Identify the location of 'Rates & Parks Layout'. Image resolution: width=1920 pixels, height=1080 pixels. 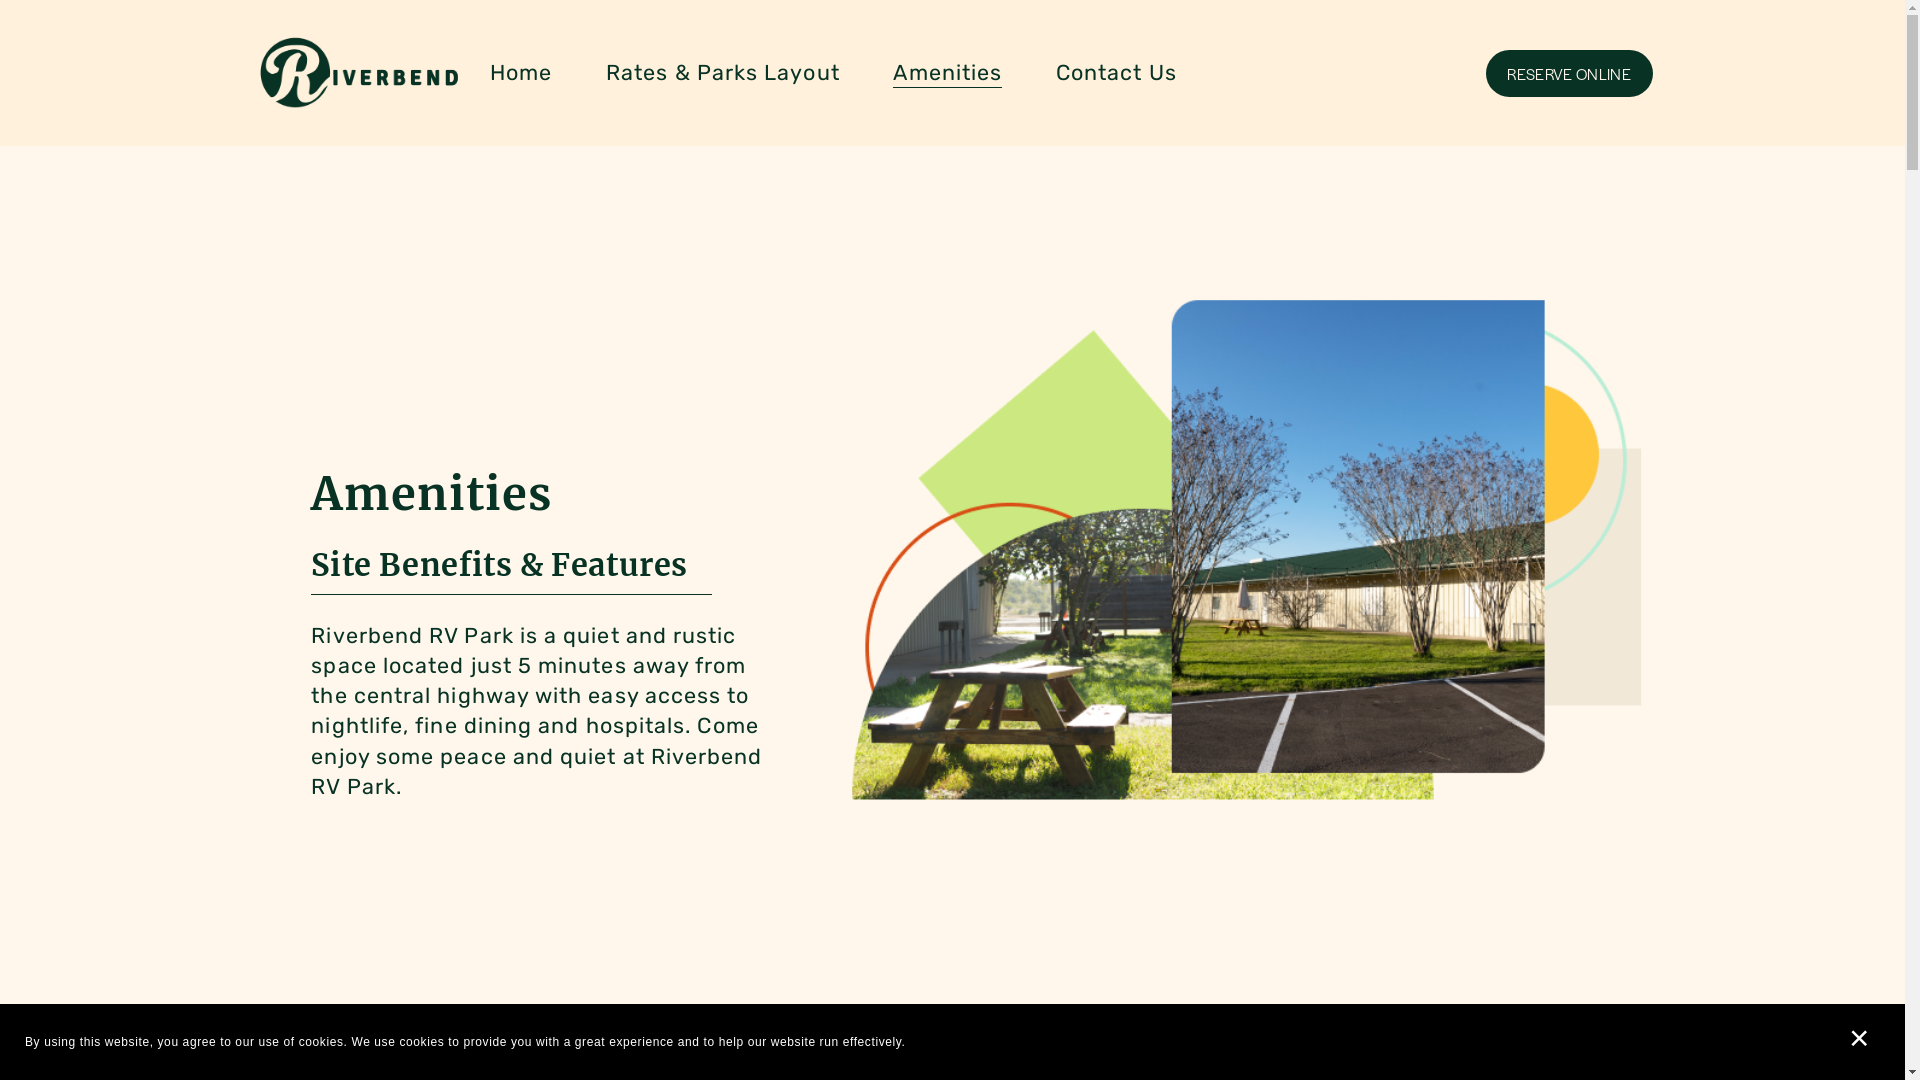
(722, 72).